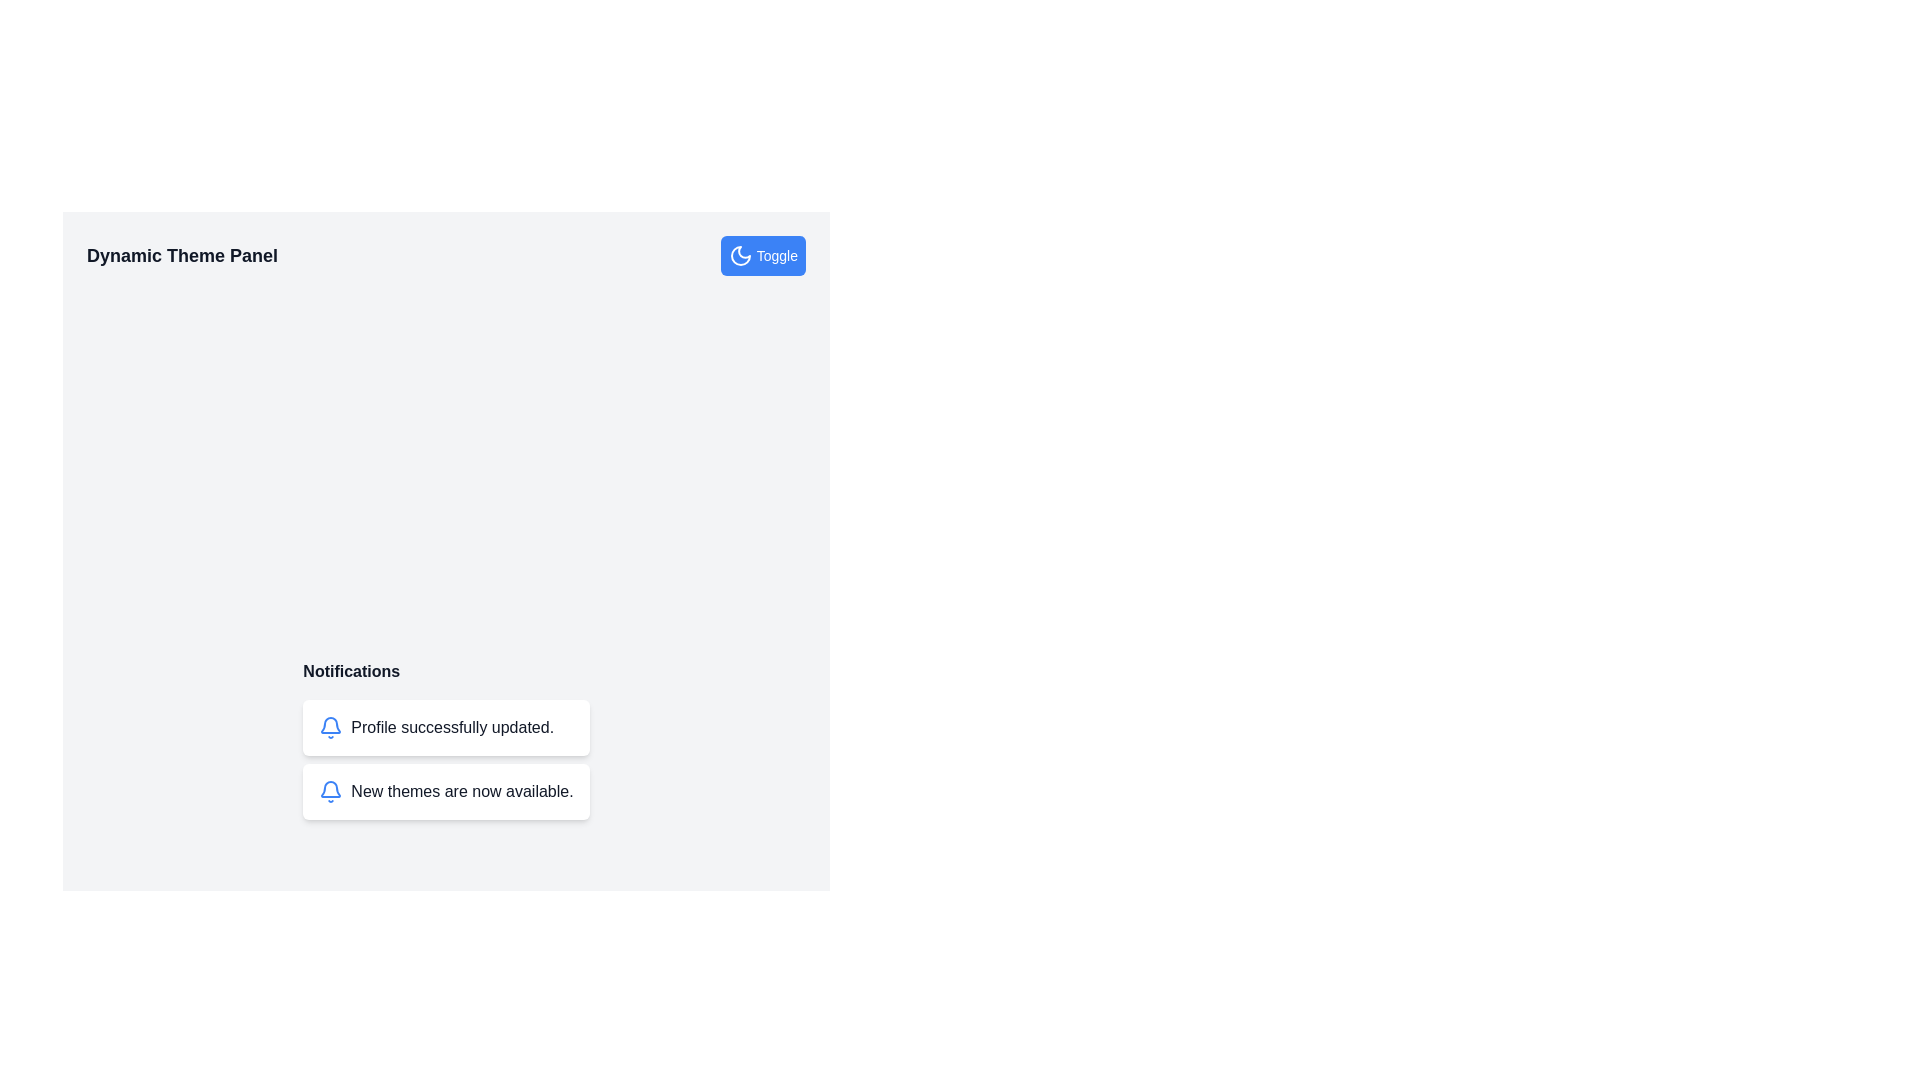 This screenshot has height=1080, width=1920. I want to click on the Notification Box that contains the text 'Profile successfully updated.' and a blue bell icon, located under the 'Notifications' heading, so click(445, 728).